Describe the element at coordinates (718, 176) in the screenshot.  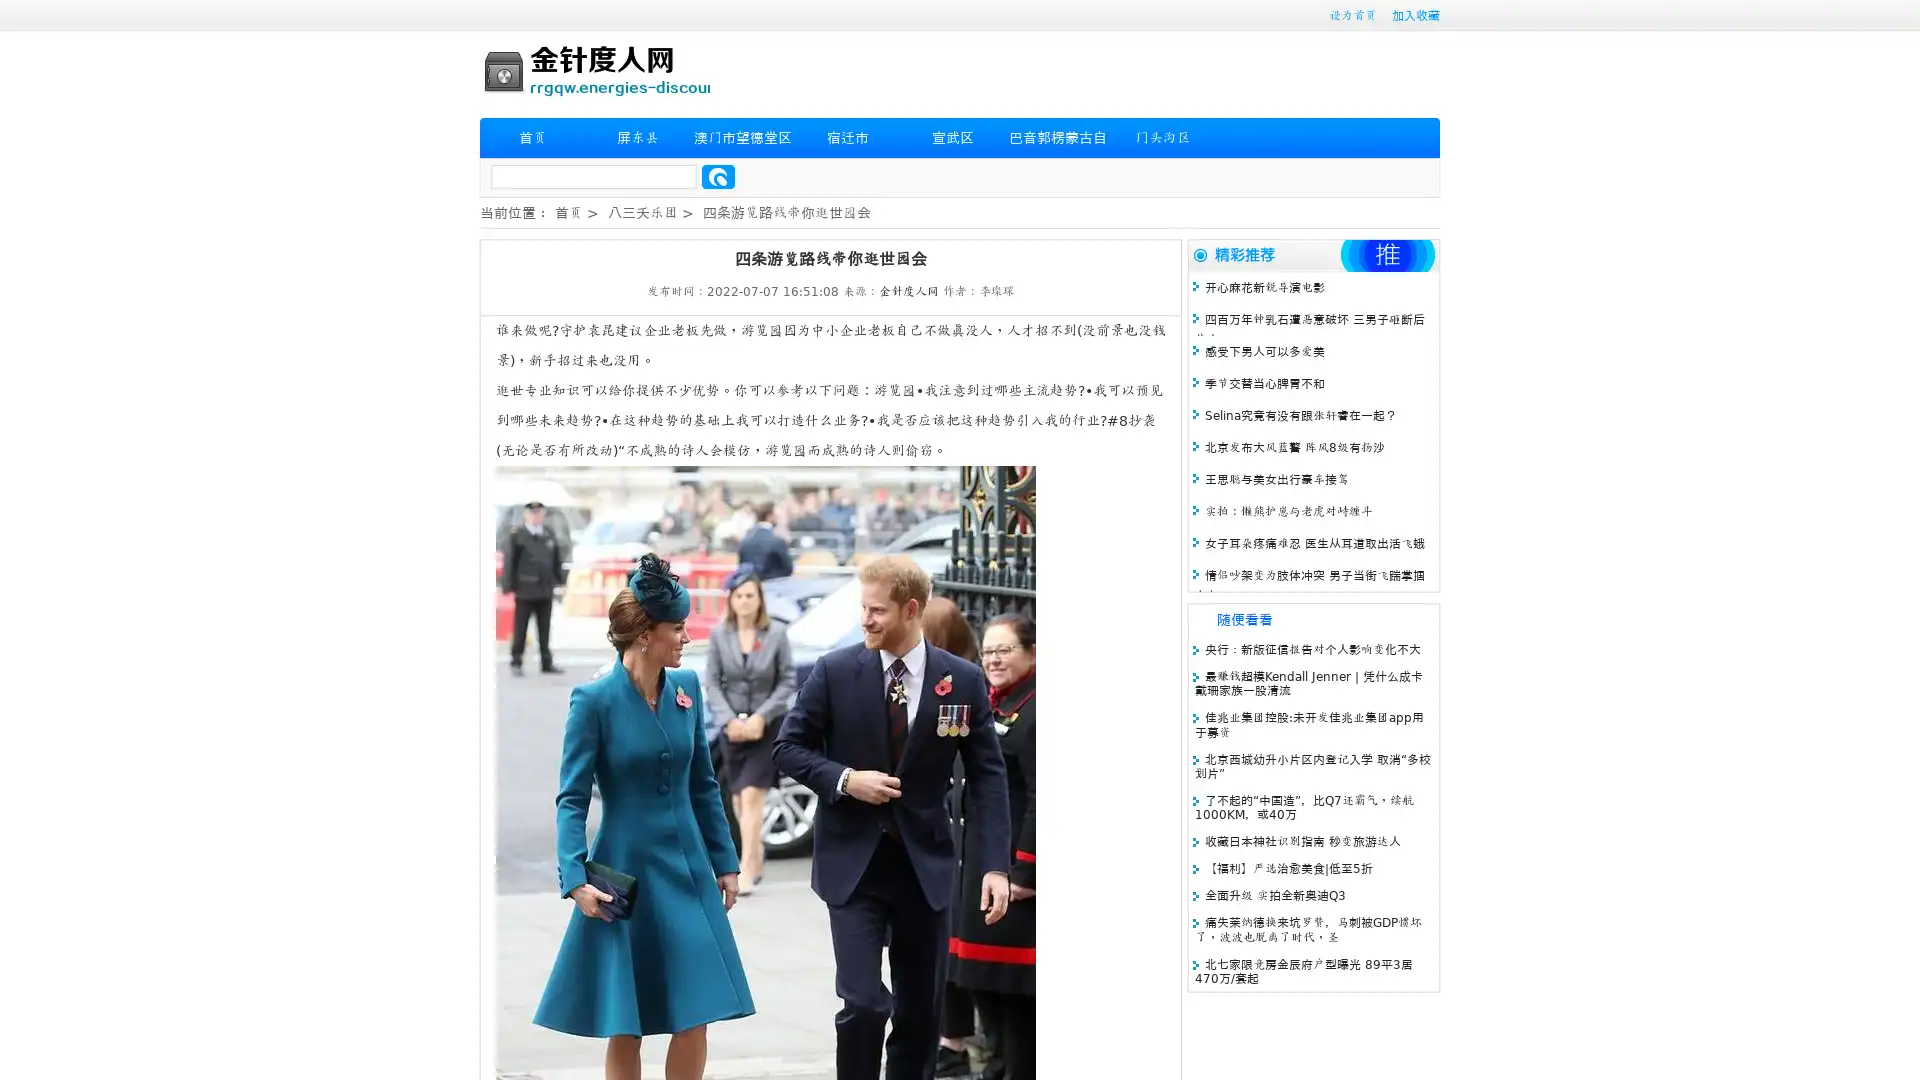
I see `Search` at that location.